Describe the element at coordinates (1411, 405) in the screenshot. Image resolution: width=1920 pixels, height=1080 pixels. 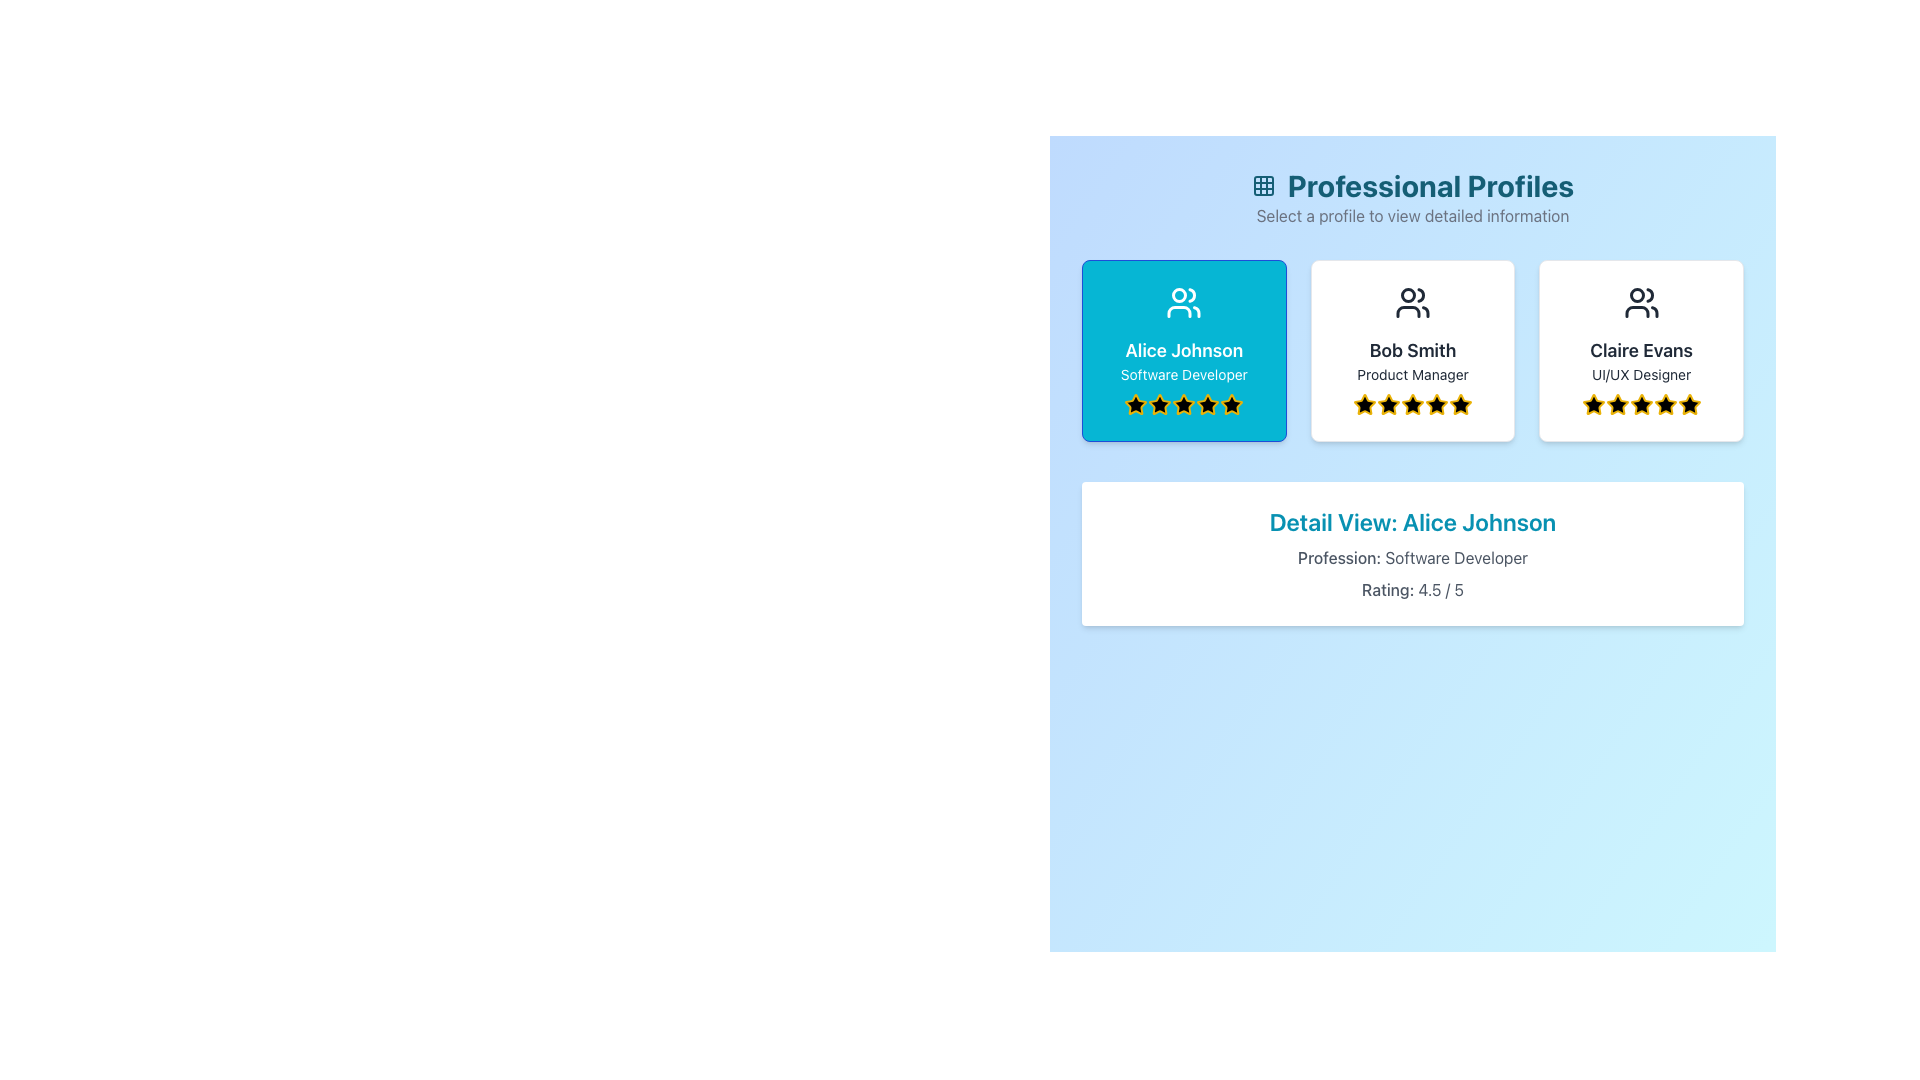
I see `fourth star icon in the rating component located below the 'Bob Smith - Product Manager' card` at that location.